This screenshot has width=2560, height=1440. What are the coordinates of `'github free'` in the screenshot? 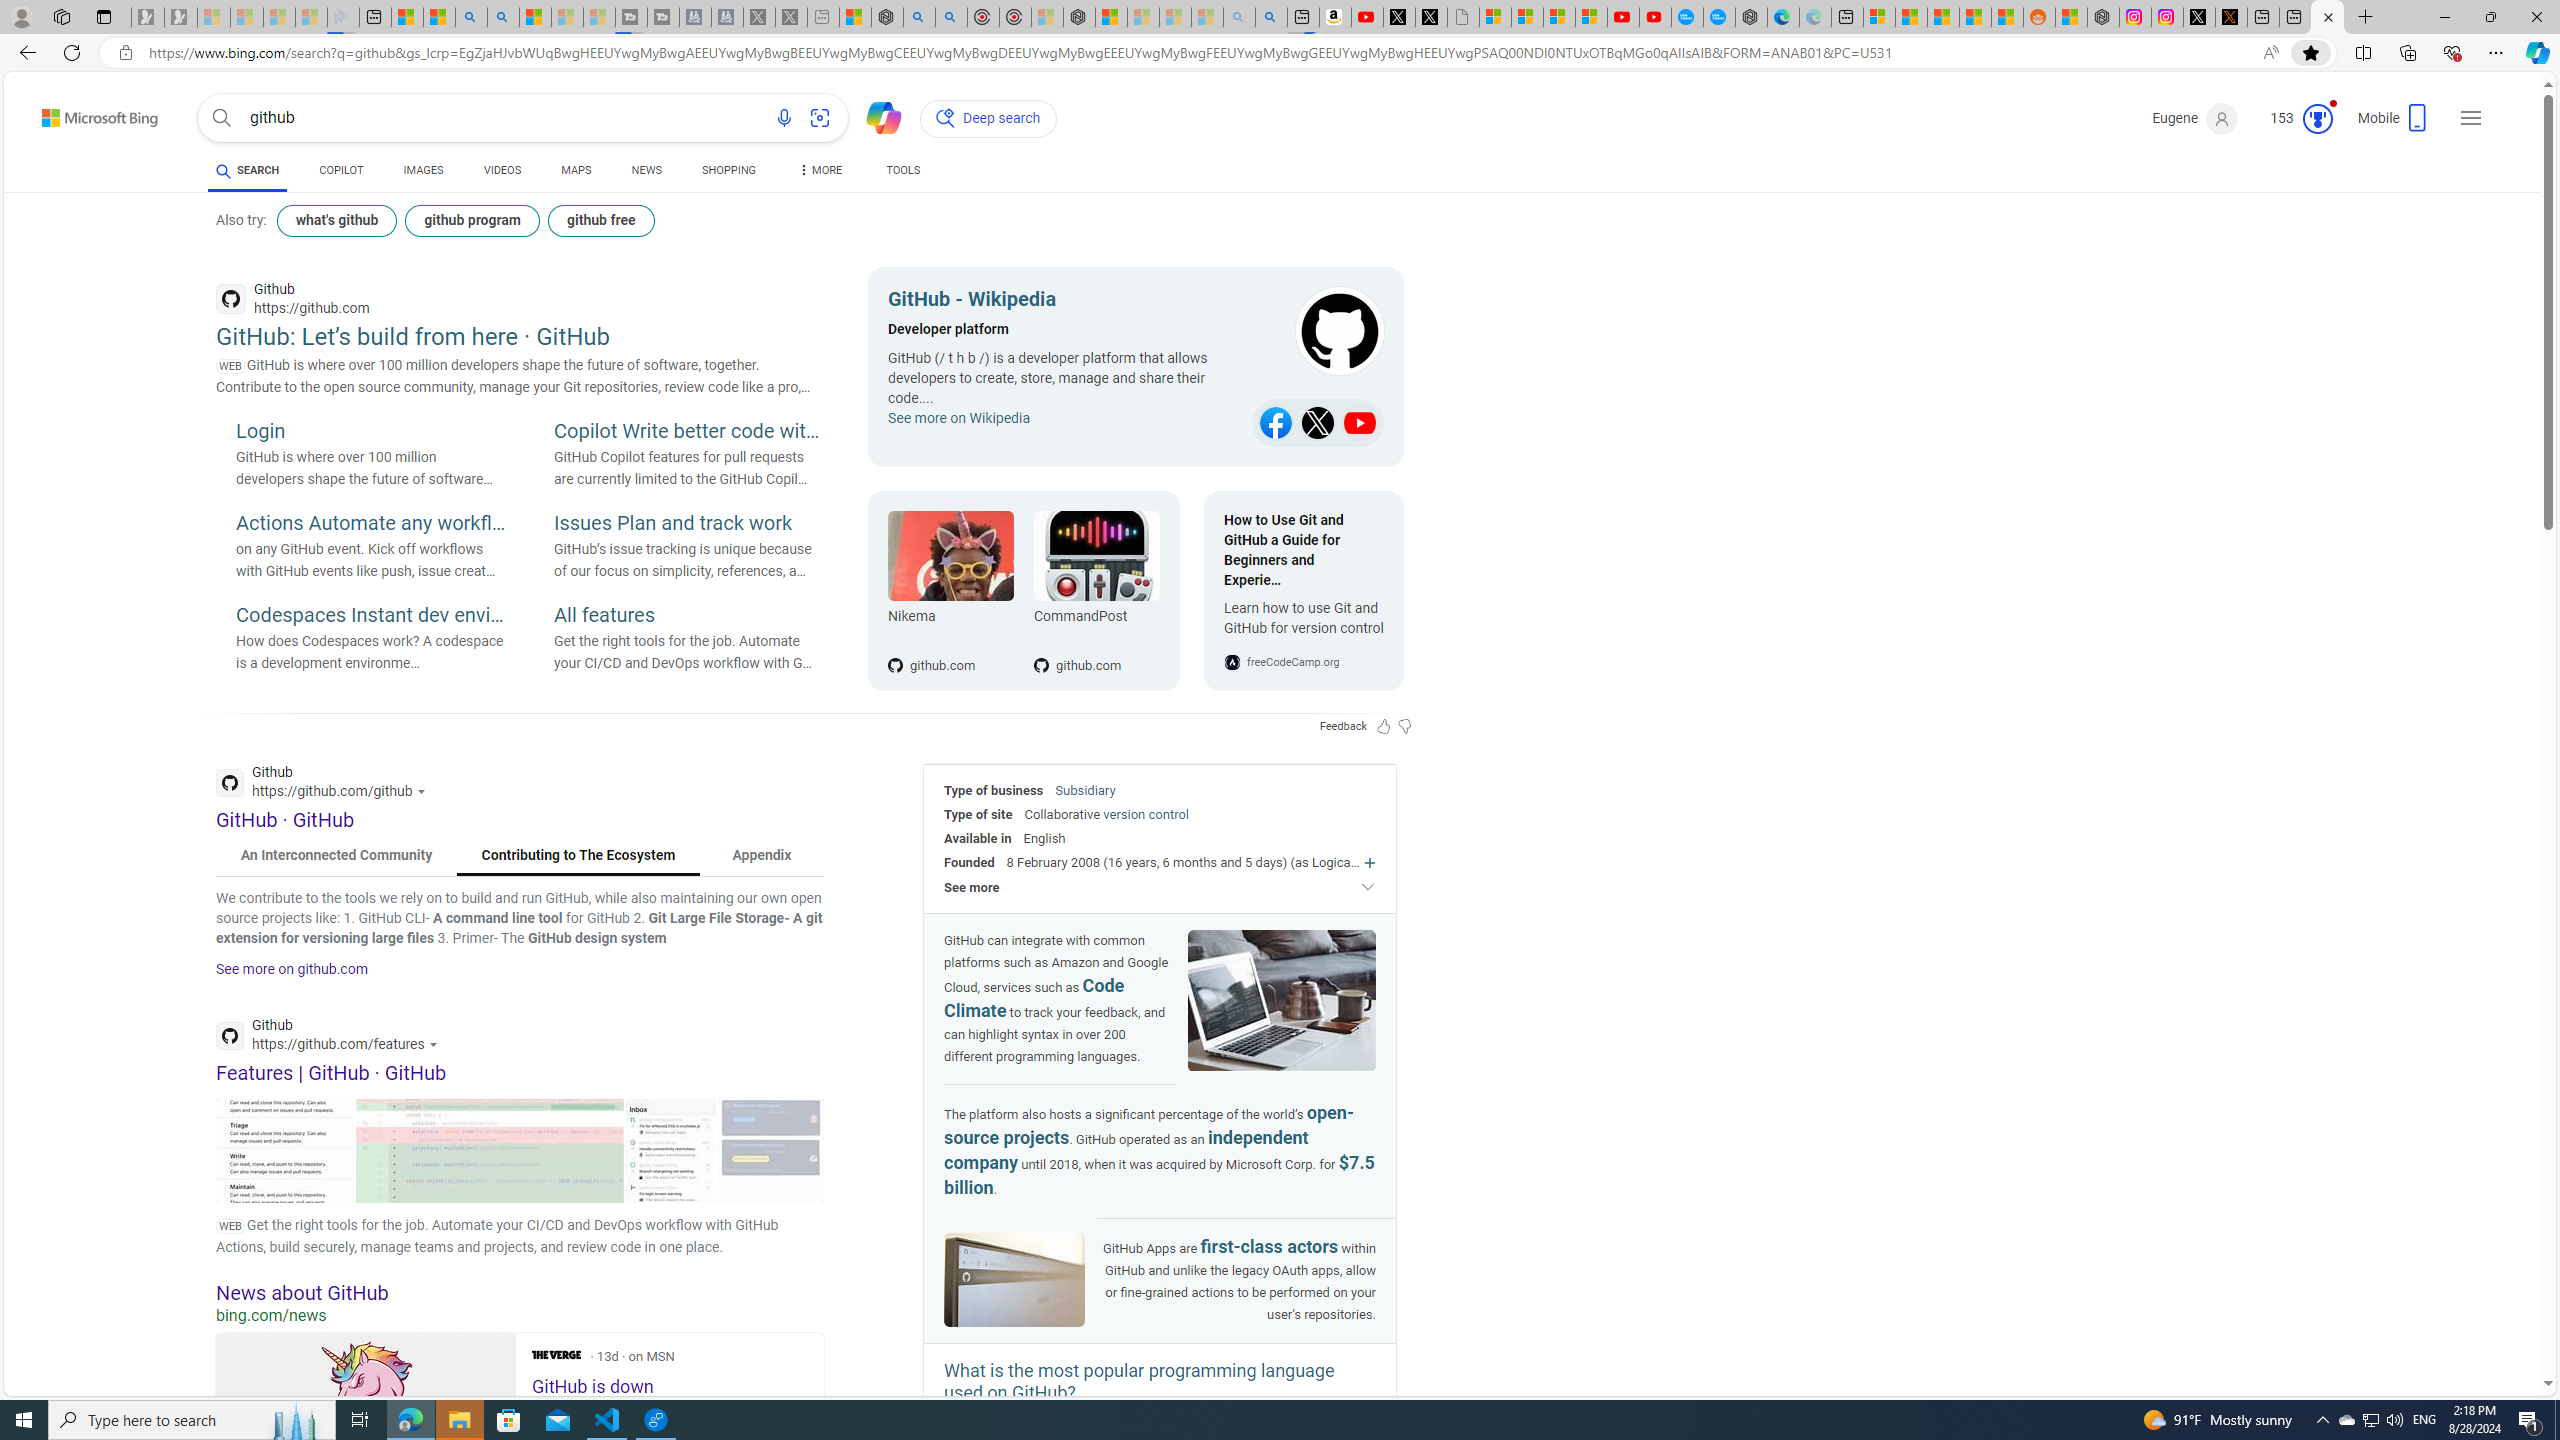 It's located at (599, 221).